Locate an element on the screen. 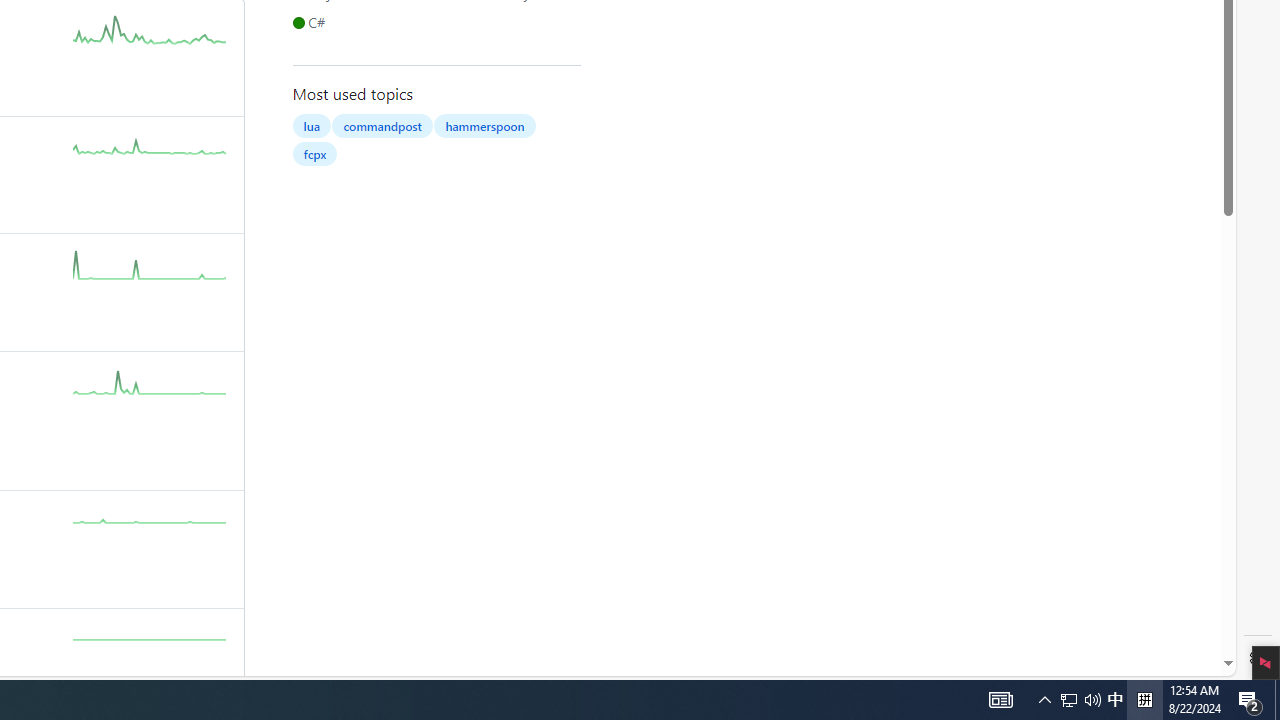 This screenshot has height=720, width=1280. 'hammerspoon' is located at coordinates (485, 125).